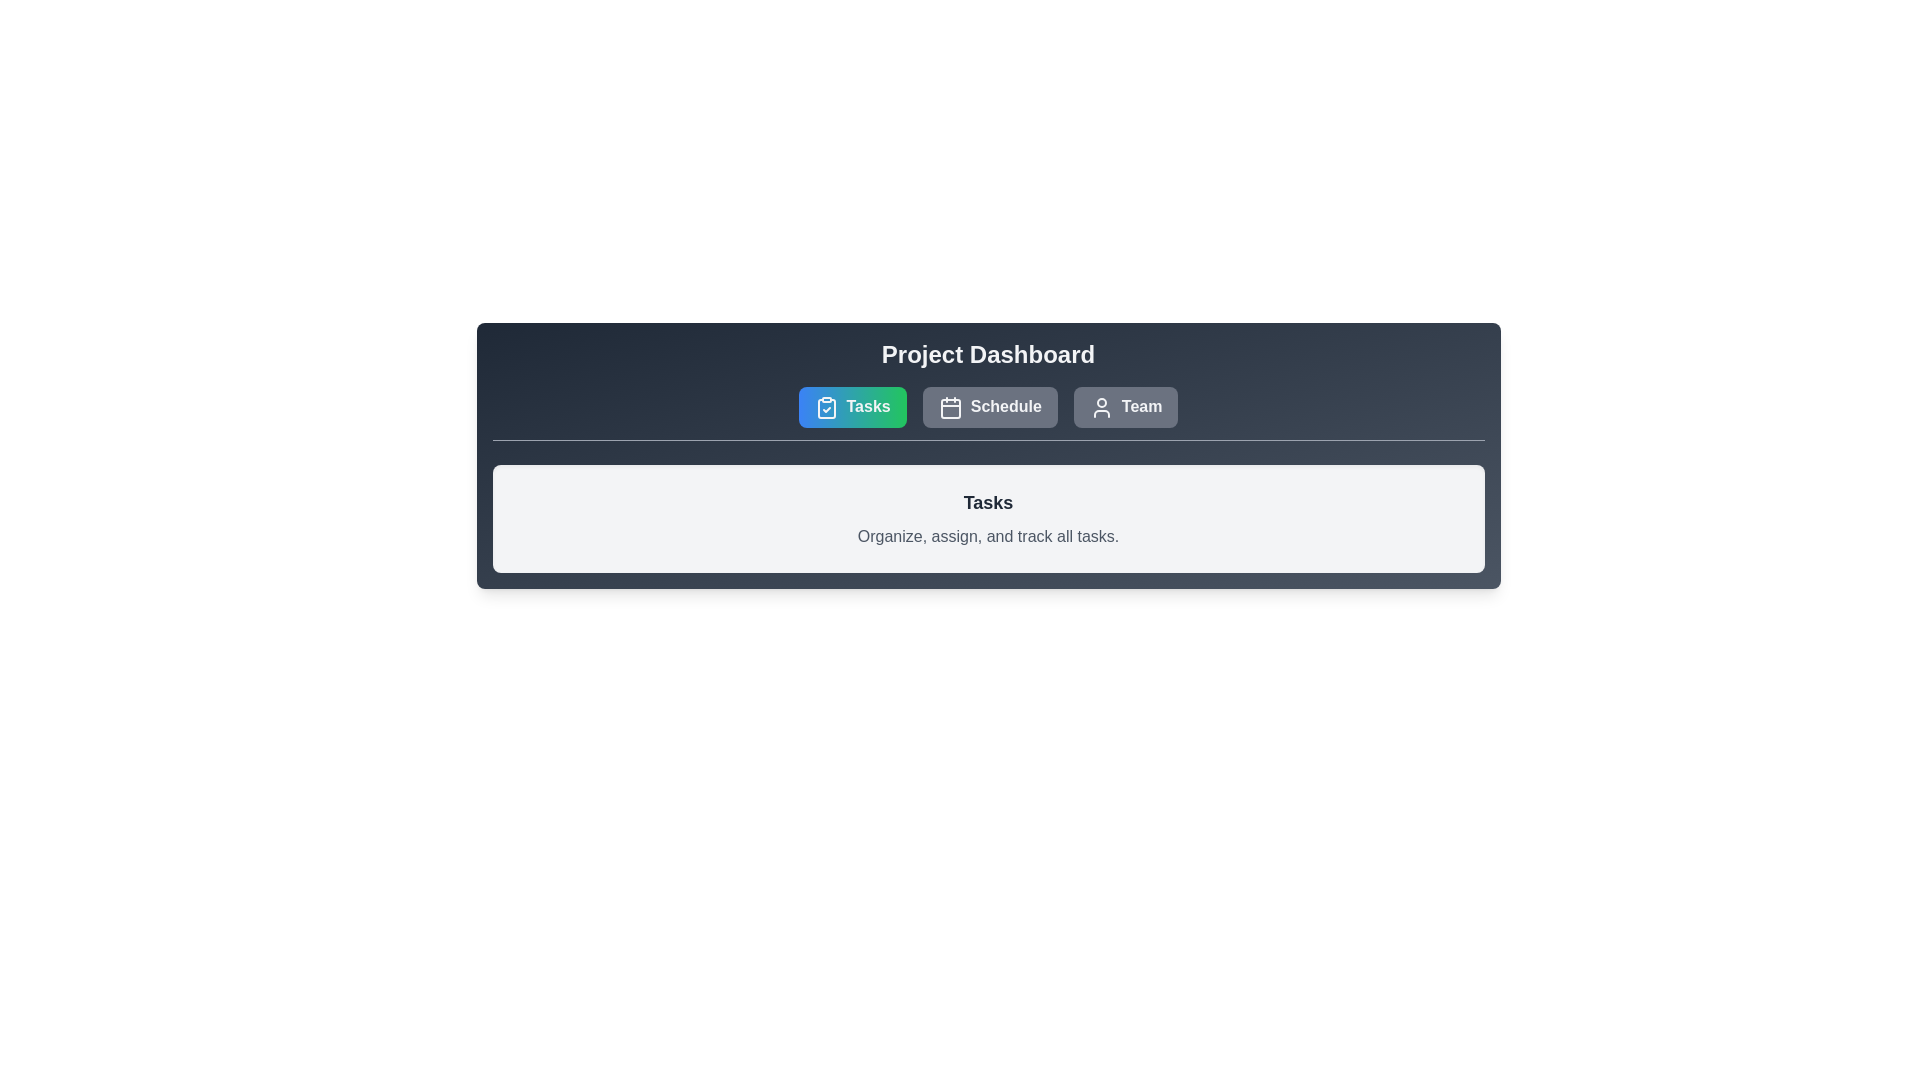 The width and height of the screenshot is (1920, 1080). Describe the element at coordinates (988, 353) in the screenshot. I see `the Header label that serves as a title for the current section, positioned above the buttons for 'Tasks', 'Schedule', and 'Team'` at that location.